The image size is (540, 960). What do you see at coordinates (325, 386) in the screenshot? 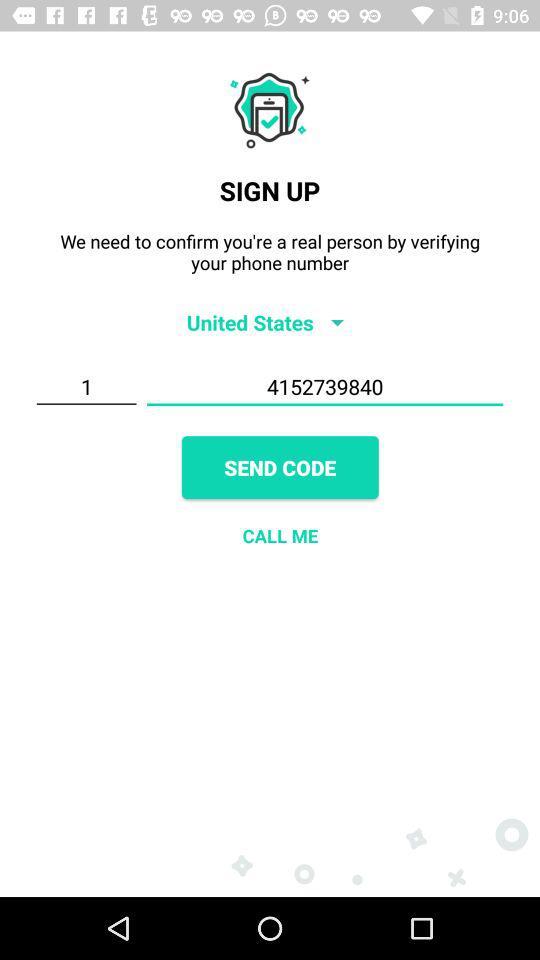
I see `4152739840 item` at bounding box center [325, 386].